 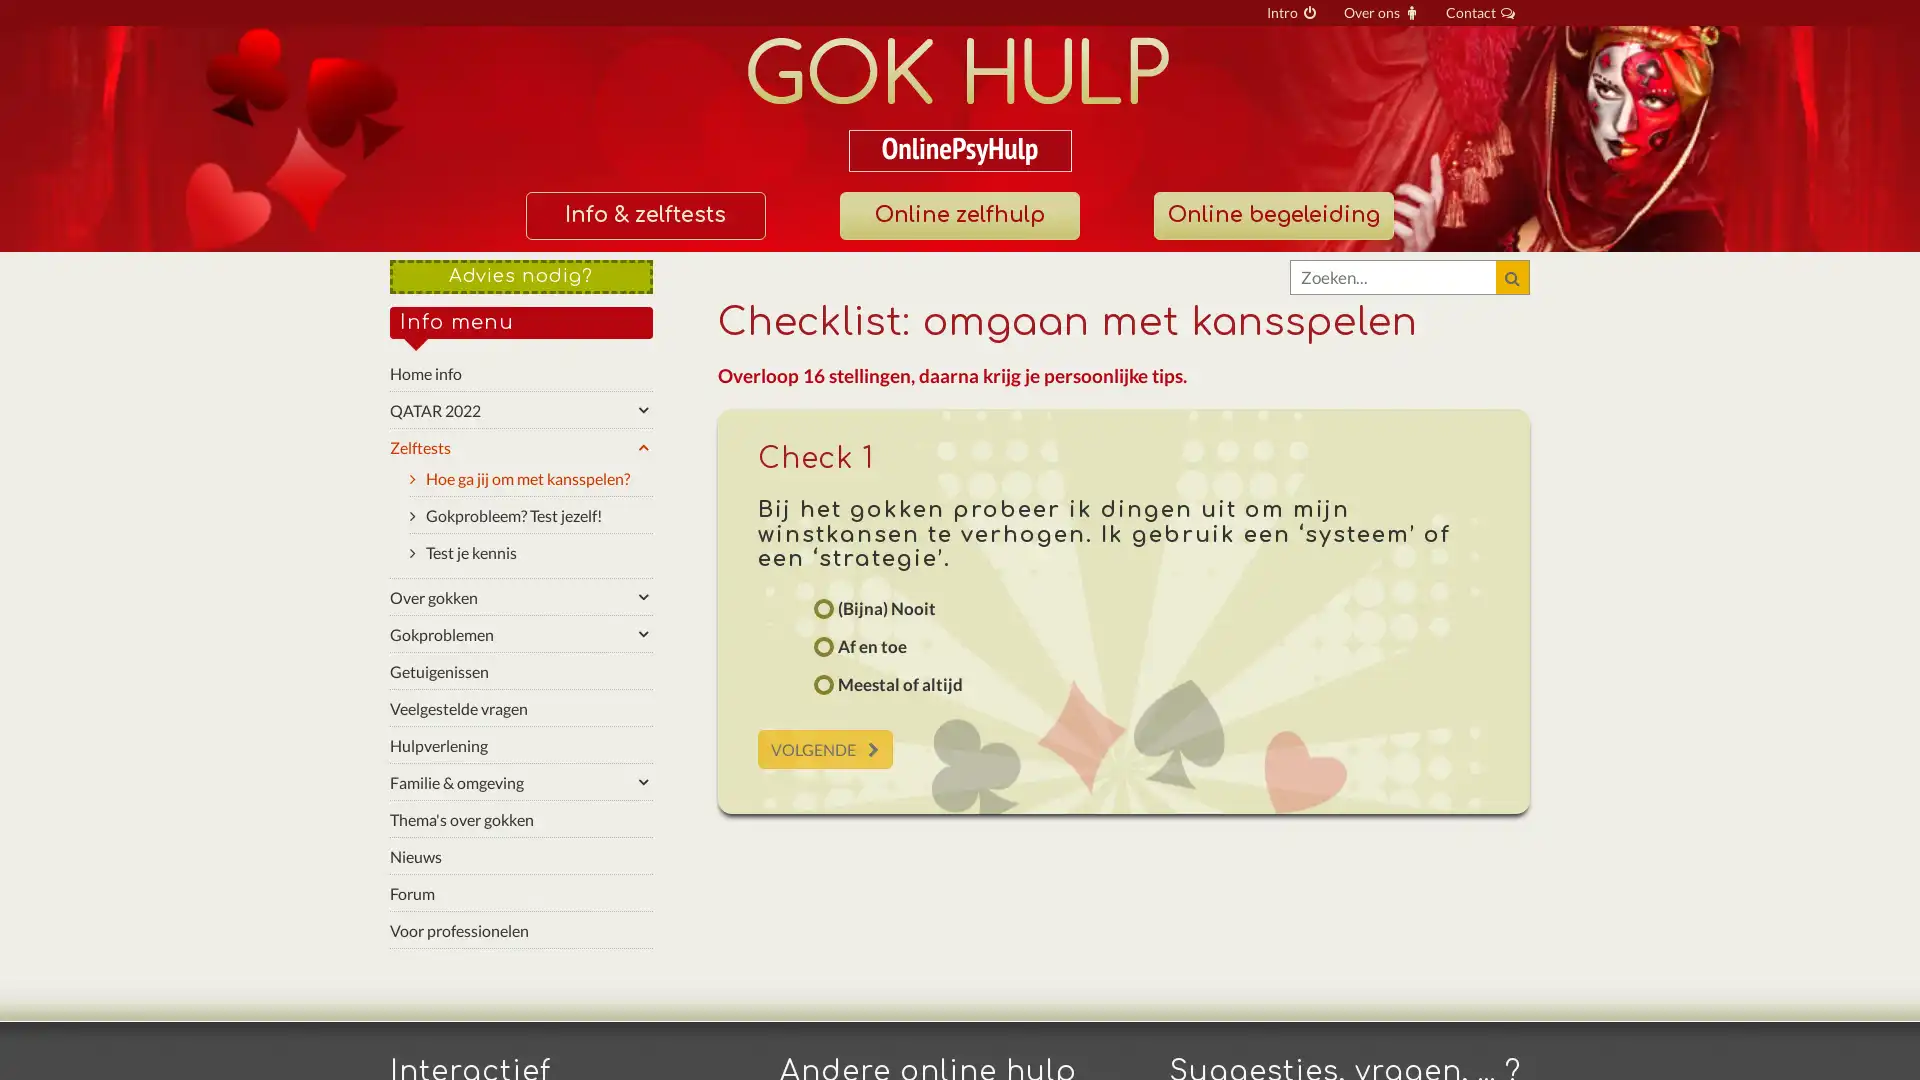 I want to click on Info & zelftests, so click(x=644, y=215).